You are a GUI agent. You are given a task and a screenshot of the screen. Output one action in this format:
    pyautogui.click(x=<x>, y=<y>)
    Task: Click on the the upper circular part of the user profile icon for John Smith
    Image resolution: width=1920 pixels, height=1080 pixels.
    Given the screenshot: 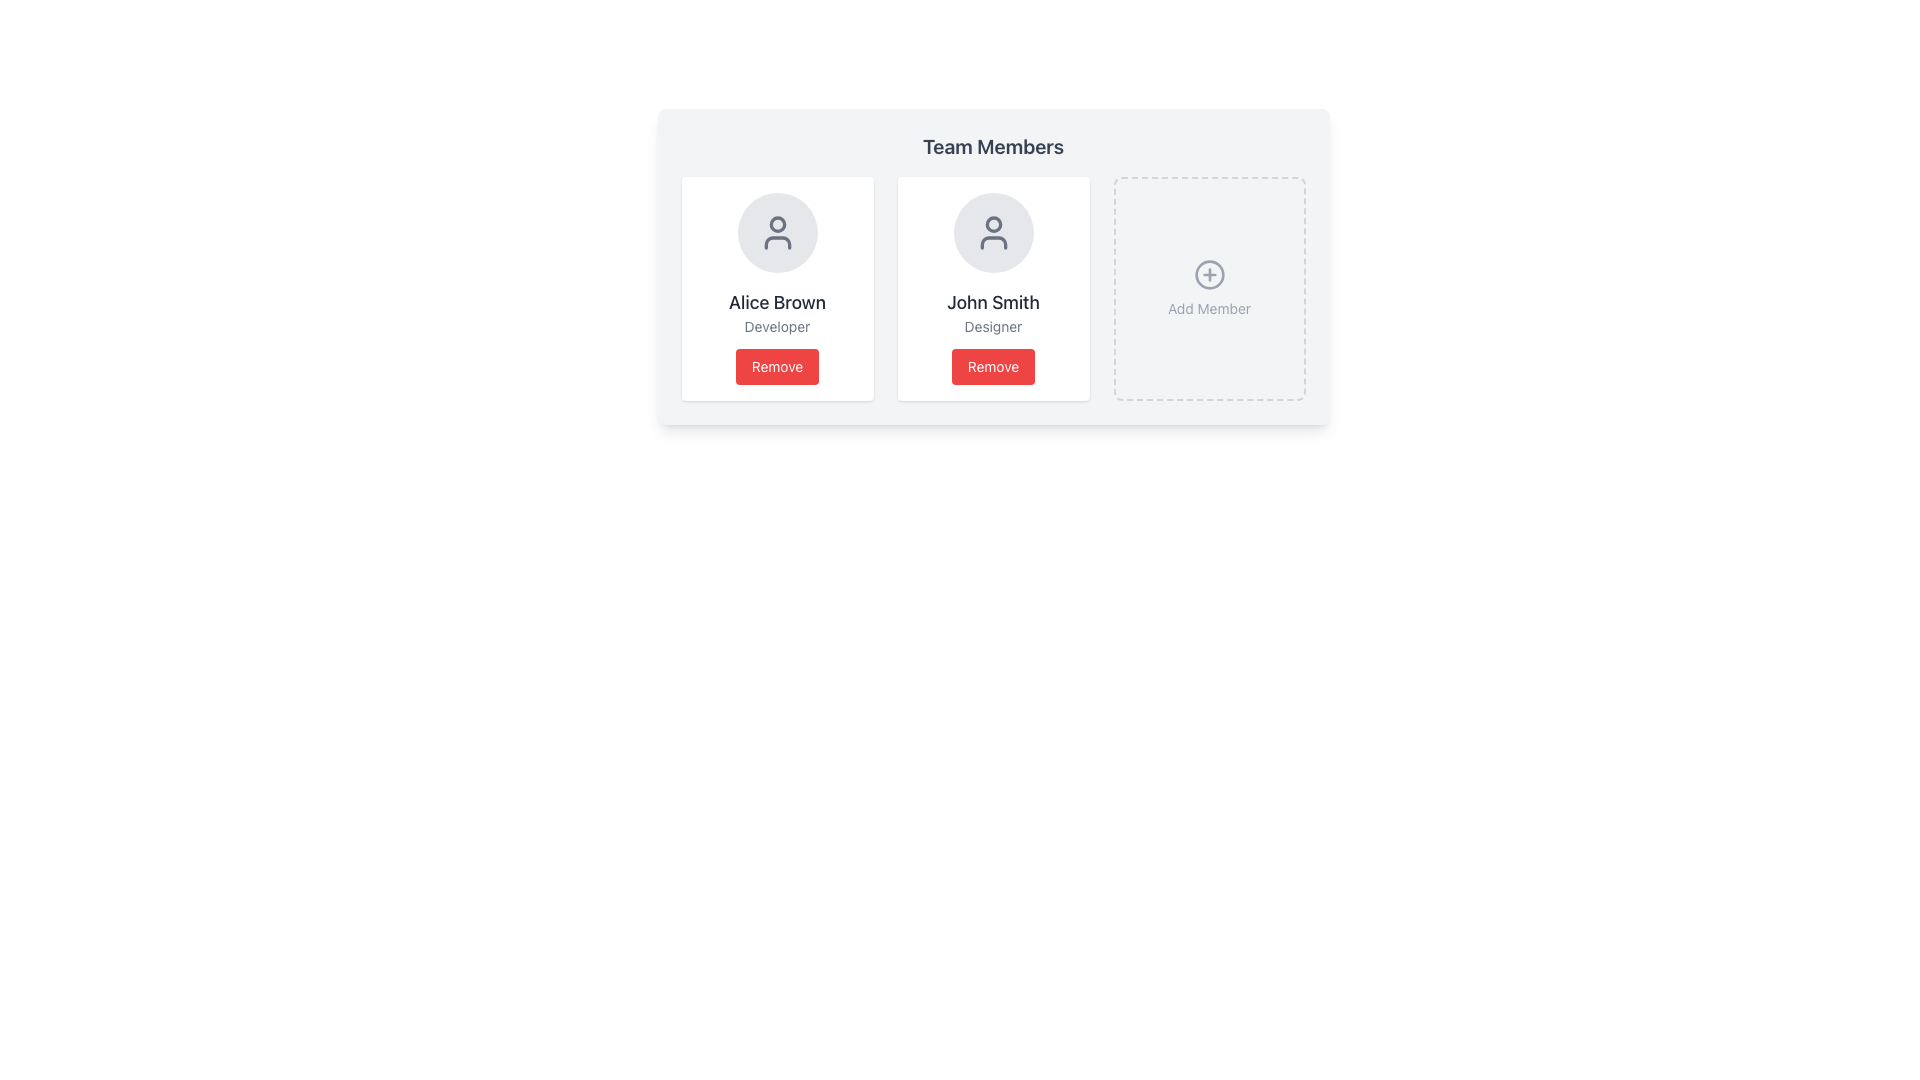 What is the action you would take?
    pyautogui.click(x=993, y=224)
    